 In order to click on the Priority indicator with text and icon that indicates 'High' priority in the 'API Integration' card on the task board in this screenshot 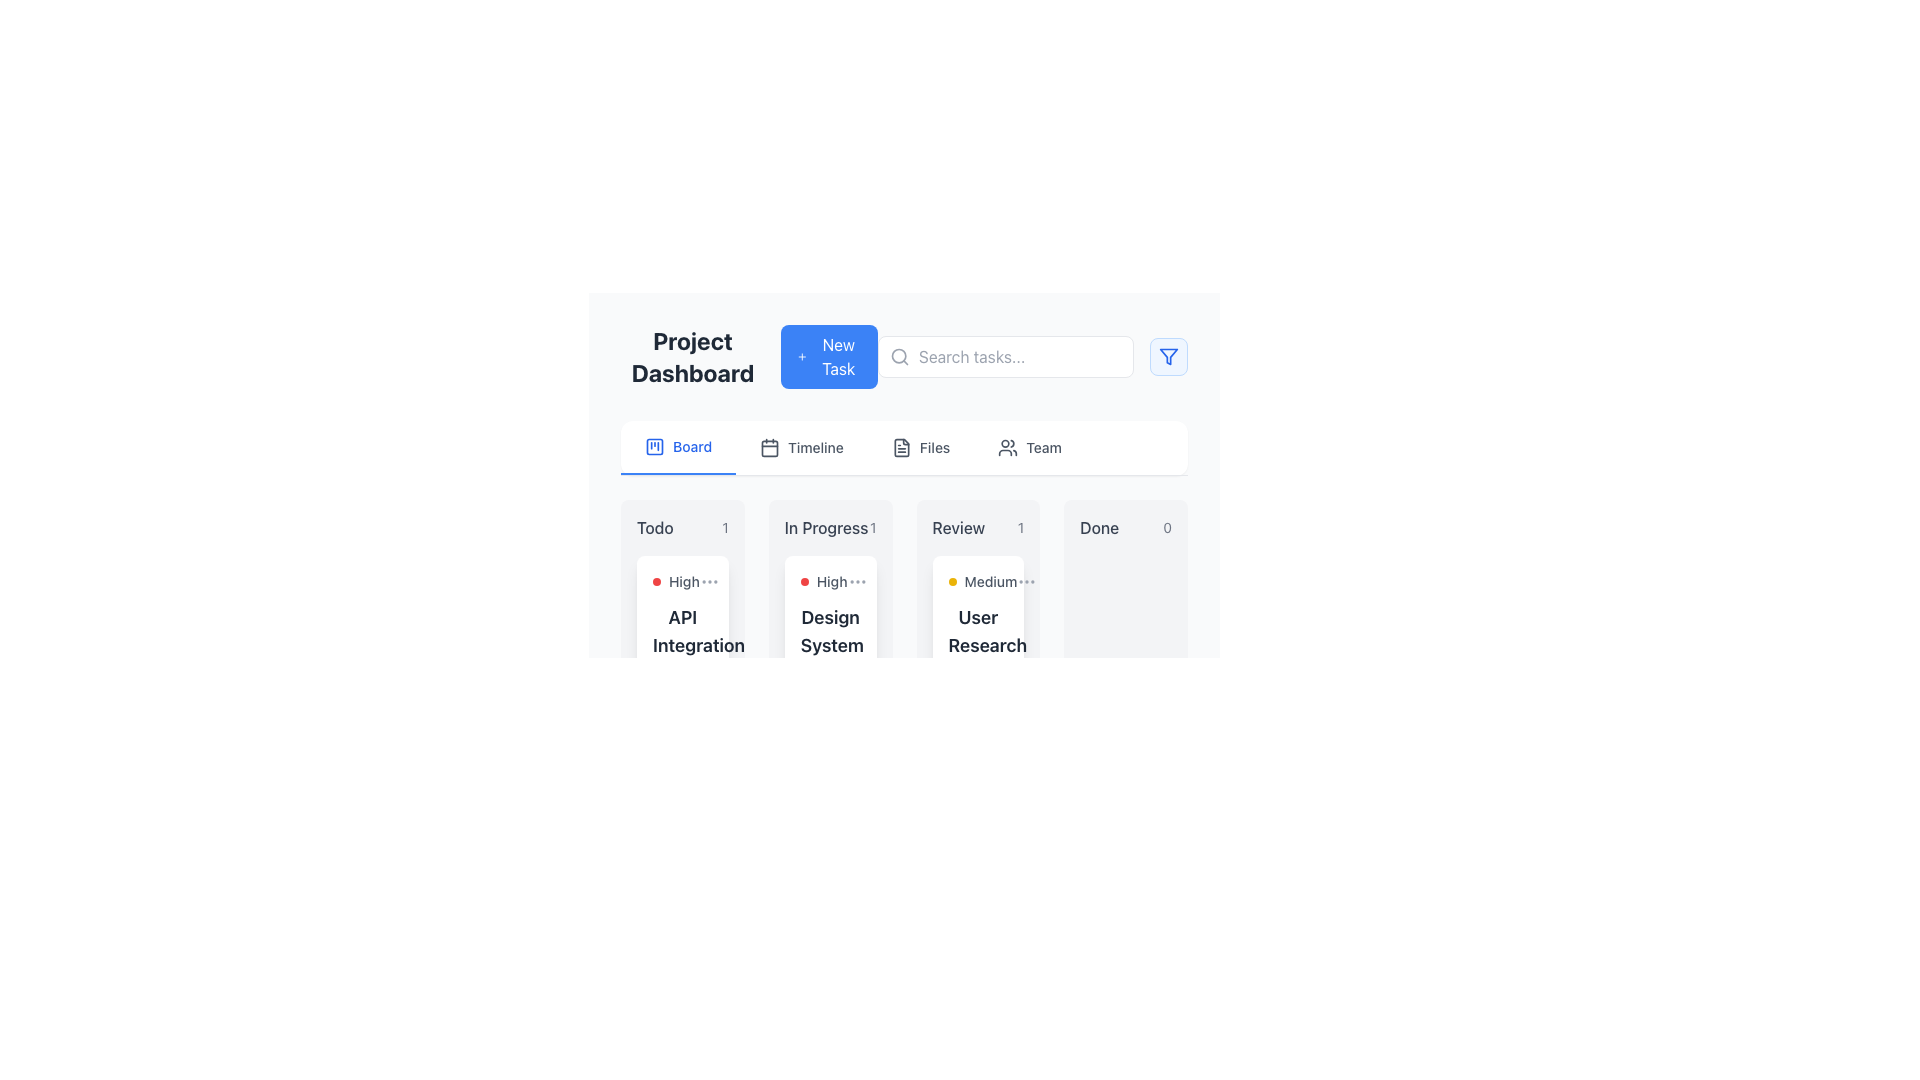, I will do `click(682, 582)`.